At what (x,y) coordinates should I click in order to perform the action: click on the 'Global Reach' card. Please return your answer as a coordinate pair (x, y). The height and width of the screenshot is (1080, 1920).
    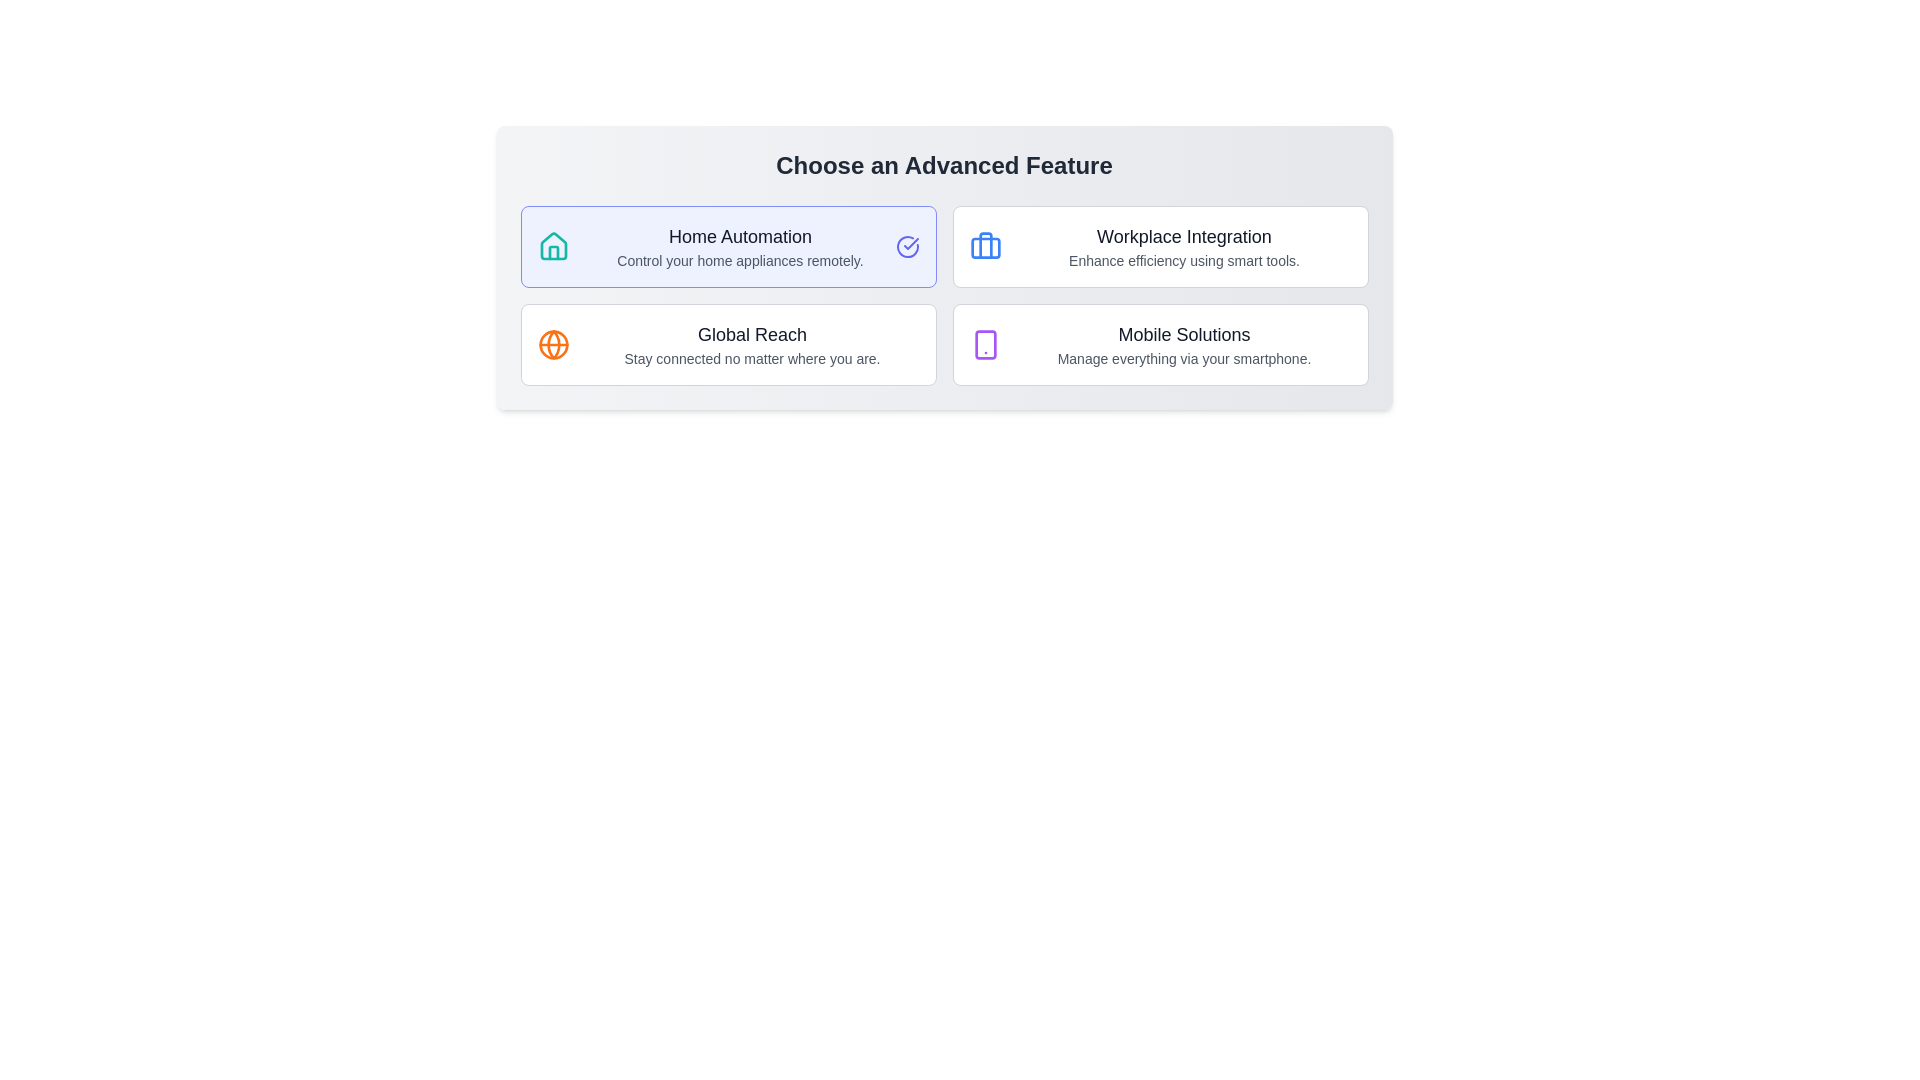
    Looking at the image, I should click on (727, 343).